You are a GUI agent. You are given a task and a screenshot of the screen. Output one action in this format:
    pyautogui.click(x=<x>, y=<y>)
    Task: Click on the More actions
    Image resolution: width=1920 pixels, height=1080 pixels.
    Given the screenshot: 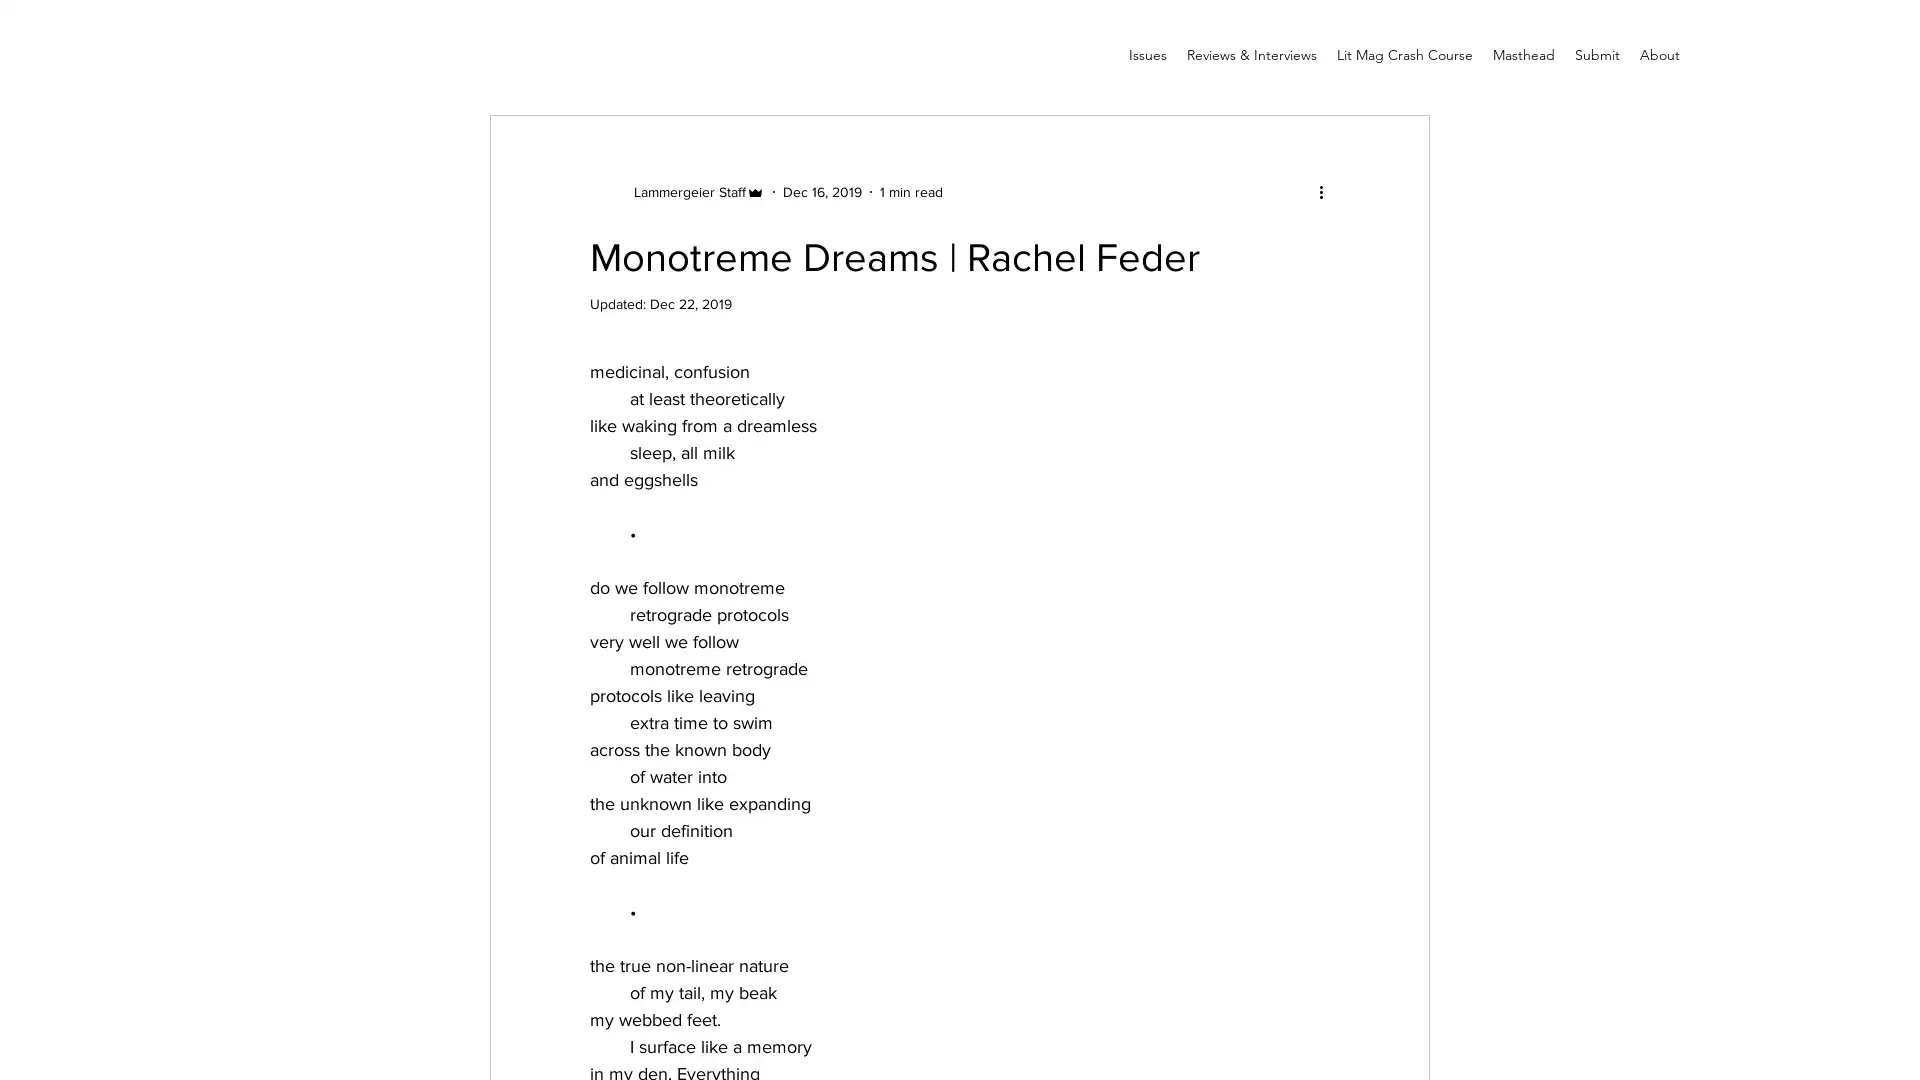 What is the action you would take?
    pyautogui.click(x=1327, y=191)
    